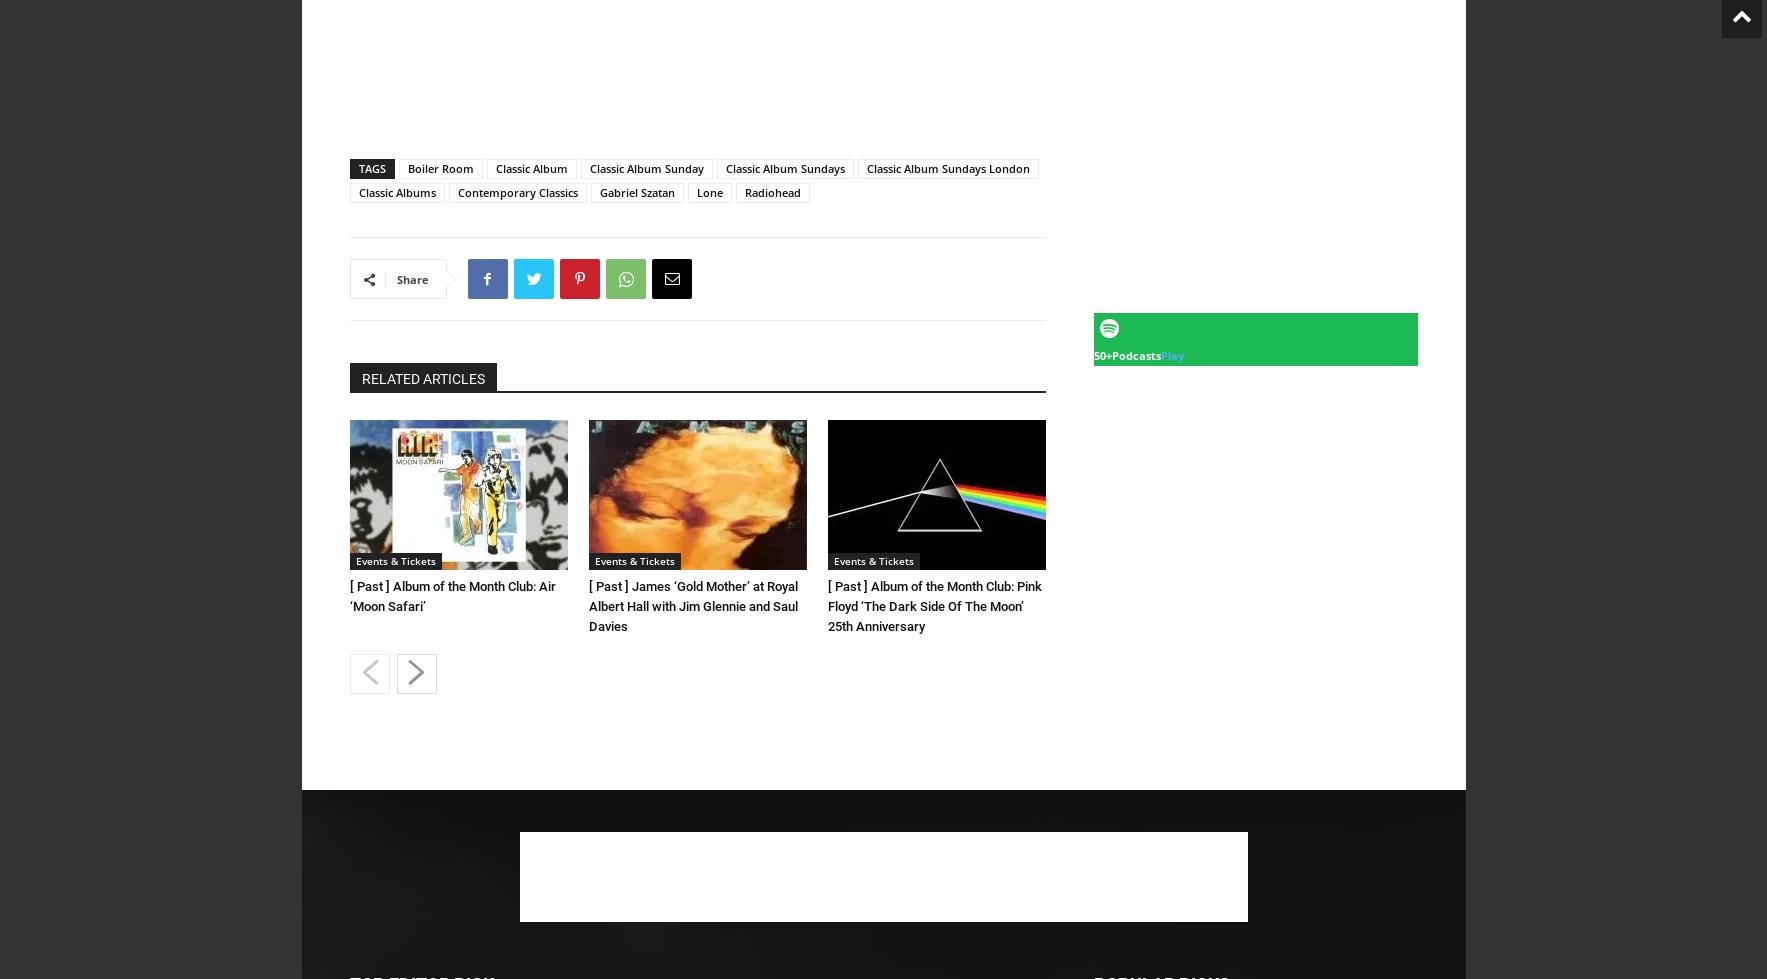 This screenshot has height=979, width=1767. Describe the element at coordinates (1135, 355) in the screenshot. I see `'Podcasts'` at that location.